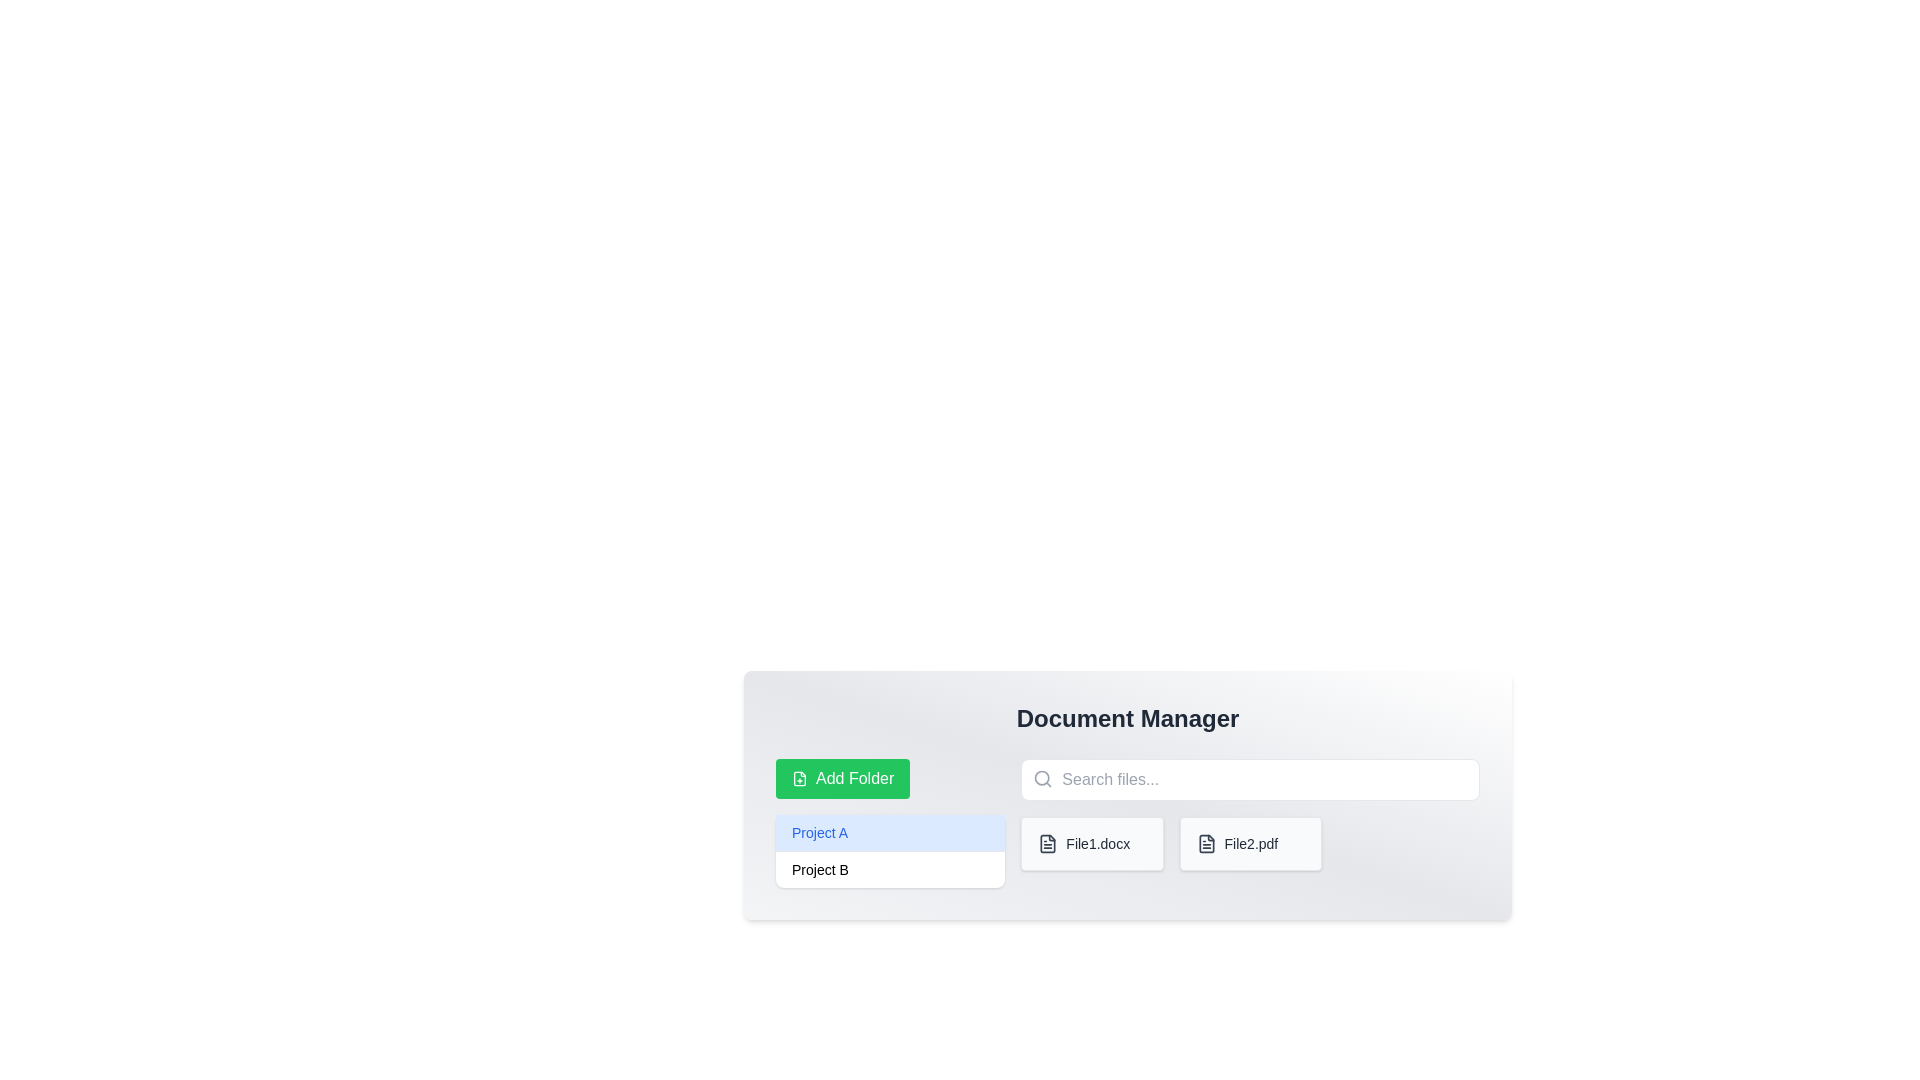 The width and height of the screenshot is (1920, 1080). Describe the element at coordinates (1097, 844) in the screenshot. I see `text 'File1.docx' from the label that is styled in a small font size with medium weight and gray color, positioned in the middle section of the document manager interface, specifically on the first file card from the left` at that location.